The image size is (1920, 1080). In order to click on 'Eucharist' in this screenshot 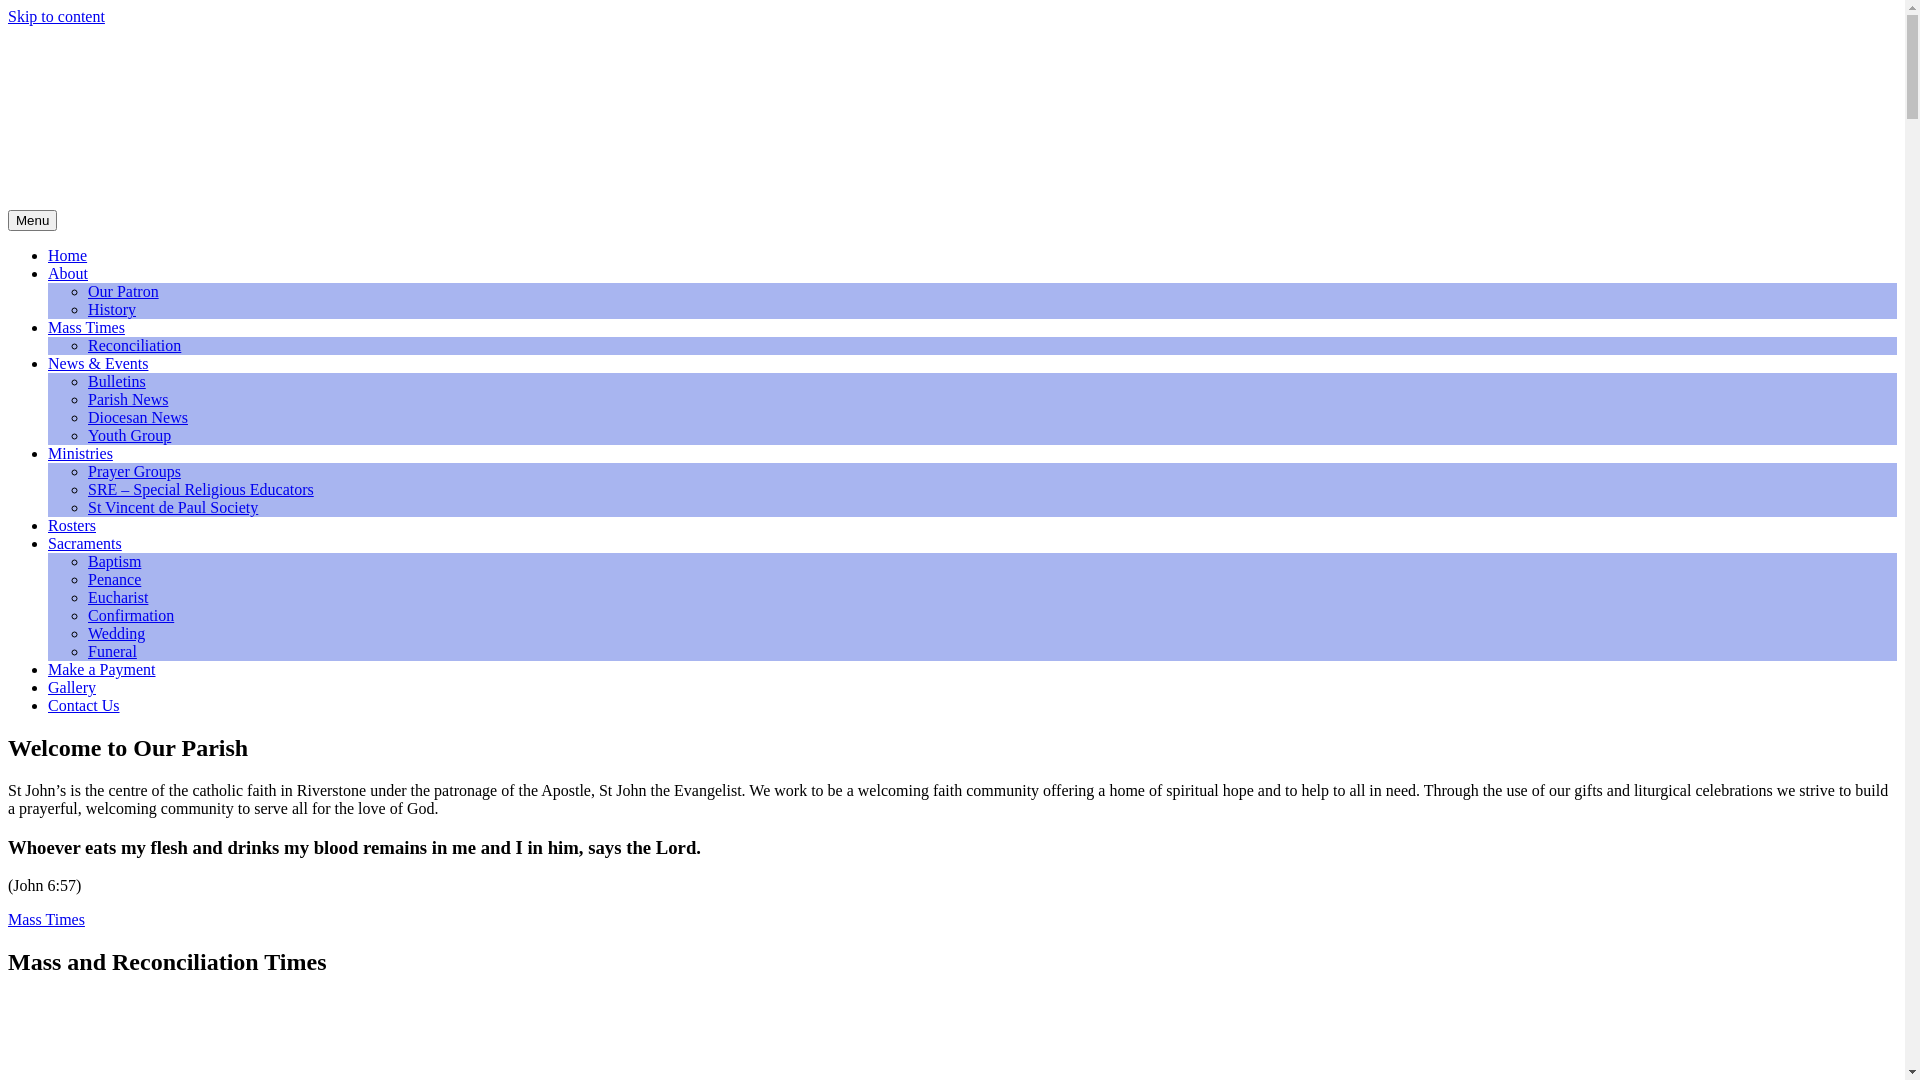, I will do `click(117, 596)`.